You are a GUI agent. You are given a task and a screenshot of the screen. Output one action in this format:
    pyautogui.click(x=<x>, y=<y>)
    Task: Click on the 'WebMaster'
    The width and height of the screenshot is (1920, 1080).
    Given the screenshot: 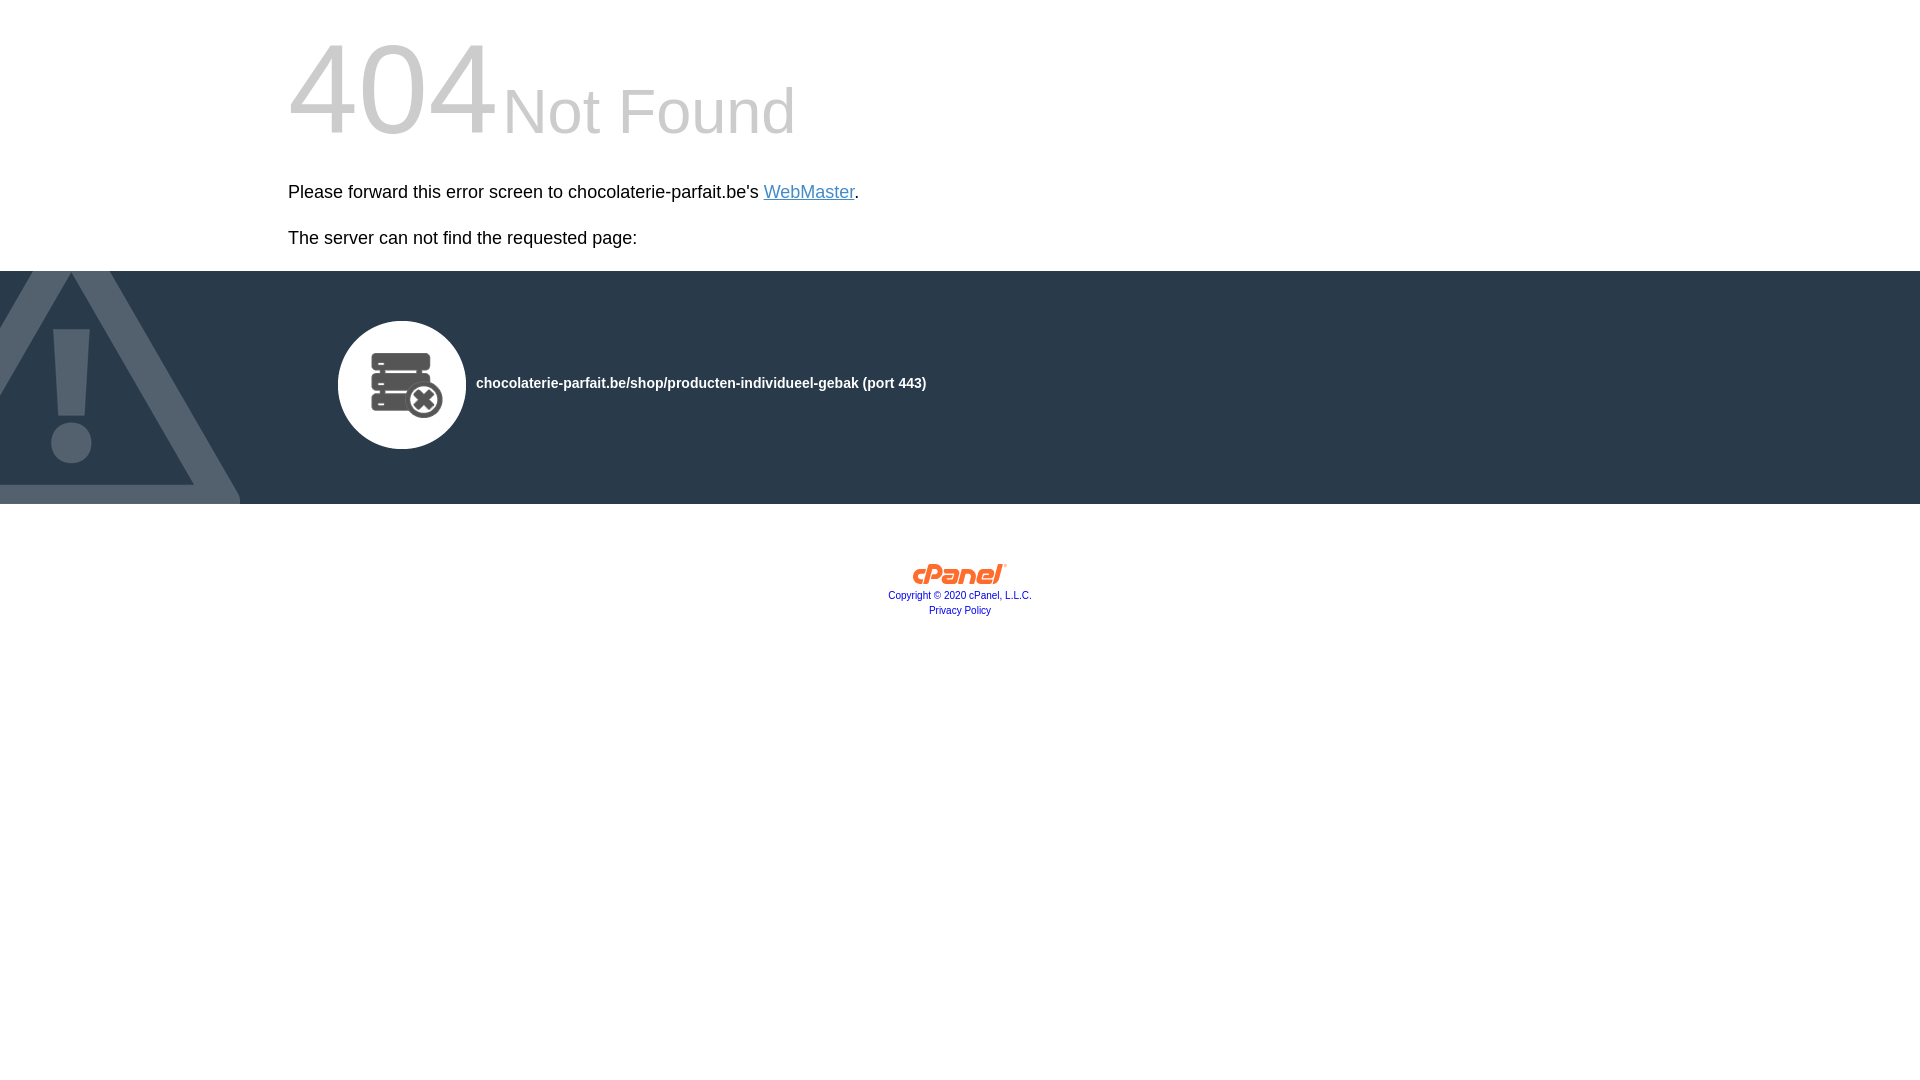 What is the action you would take?
    pyautogui.click(x=762, y=192)
    